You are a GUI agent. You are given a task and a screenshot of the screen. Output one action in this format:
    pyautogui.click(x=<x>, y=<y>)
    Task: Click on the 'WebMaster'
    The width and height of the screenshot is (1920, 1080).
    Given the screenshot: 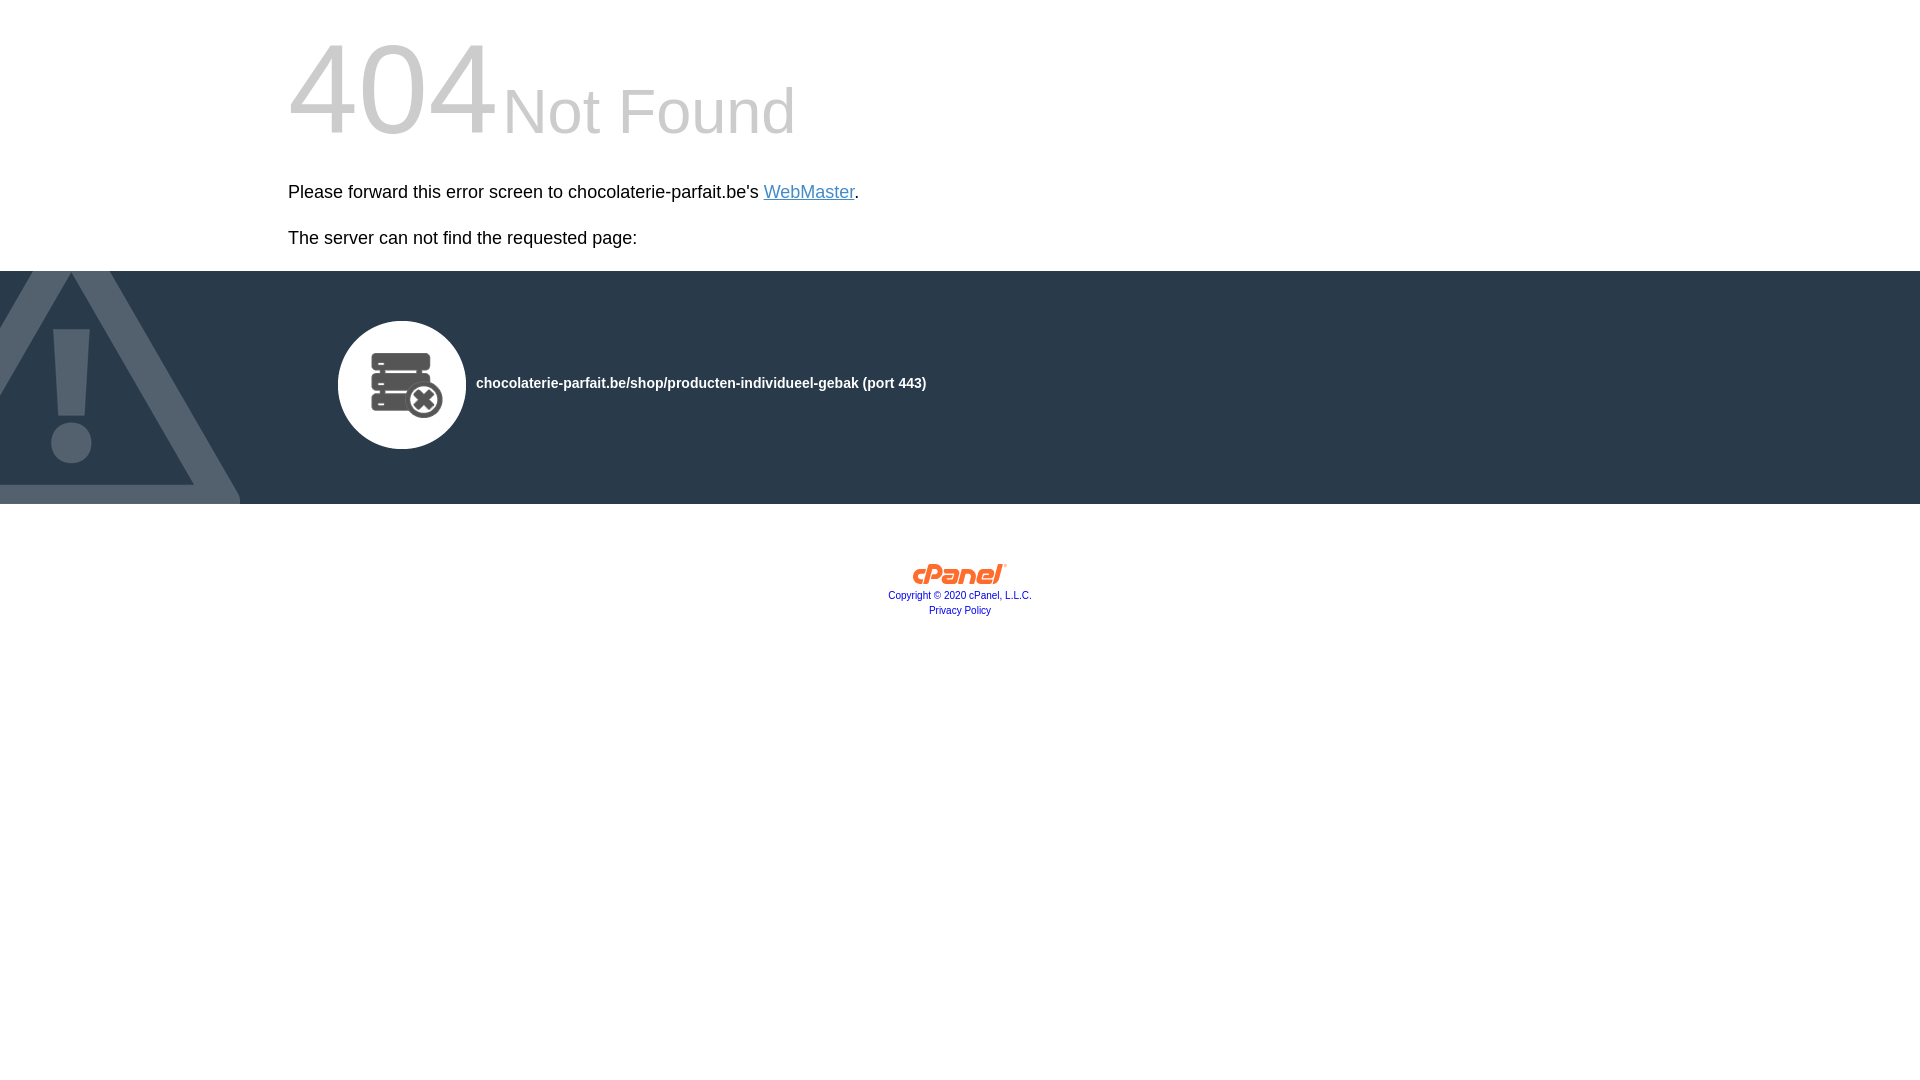 What is the action you would take?
    pyautogui.click(x=762, y=192)
    